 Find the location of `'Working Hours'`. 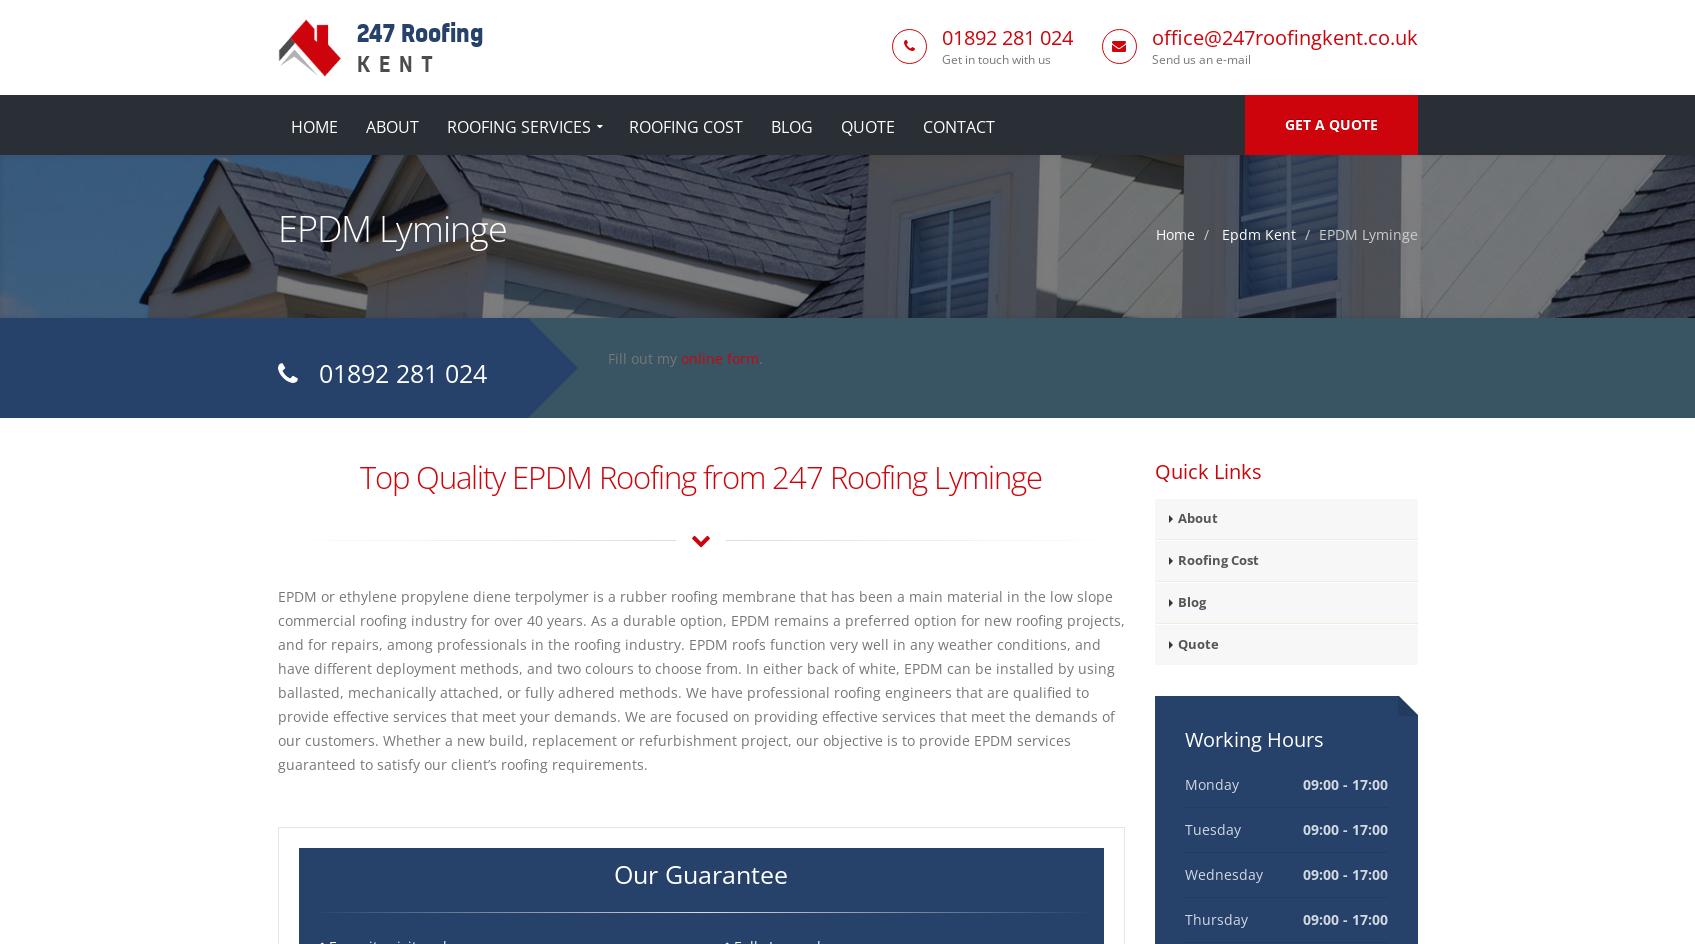

'Working Hours' is located at coordinates (1253, 739).